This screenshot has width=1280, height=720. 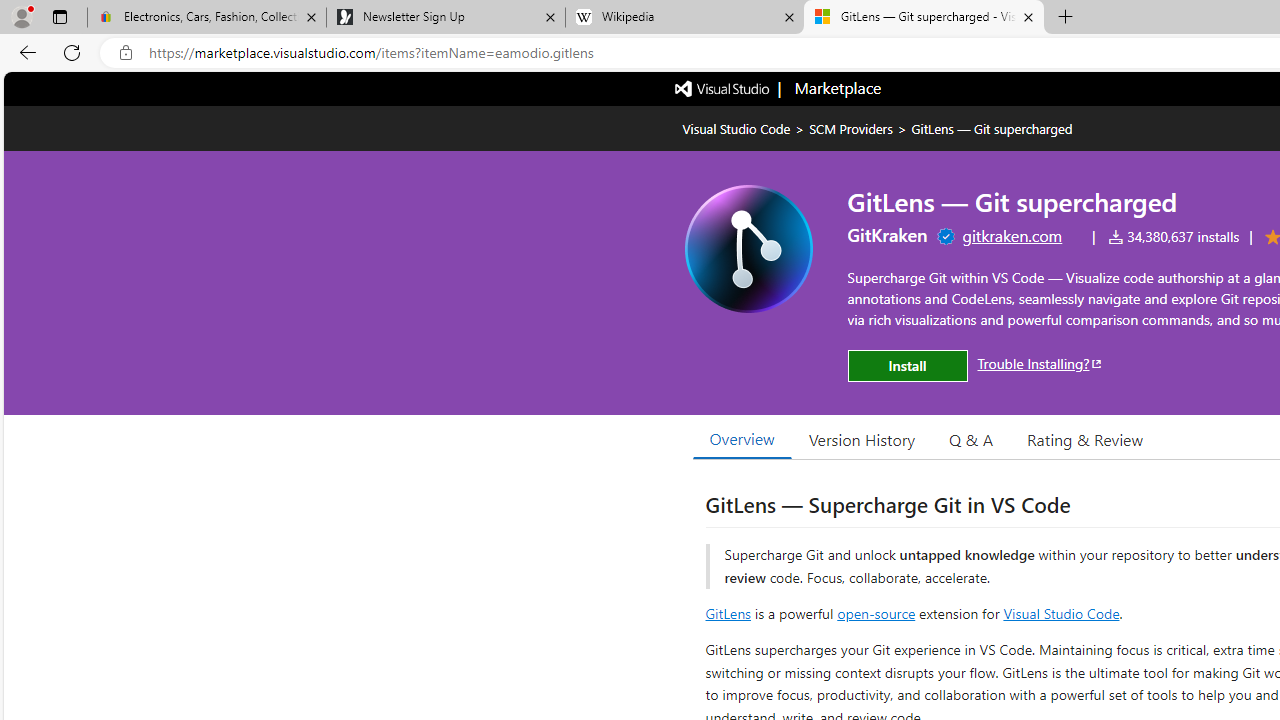 What do you see at coordinates (444, 17) in the screenshot?
I see `'Newsletter Sign Up'` at bounding box center [444, 17].